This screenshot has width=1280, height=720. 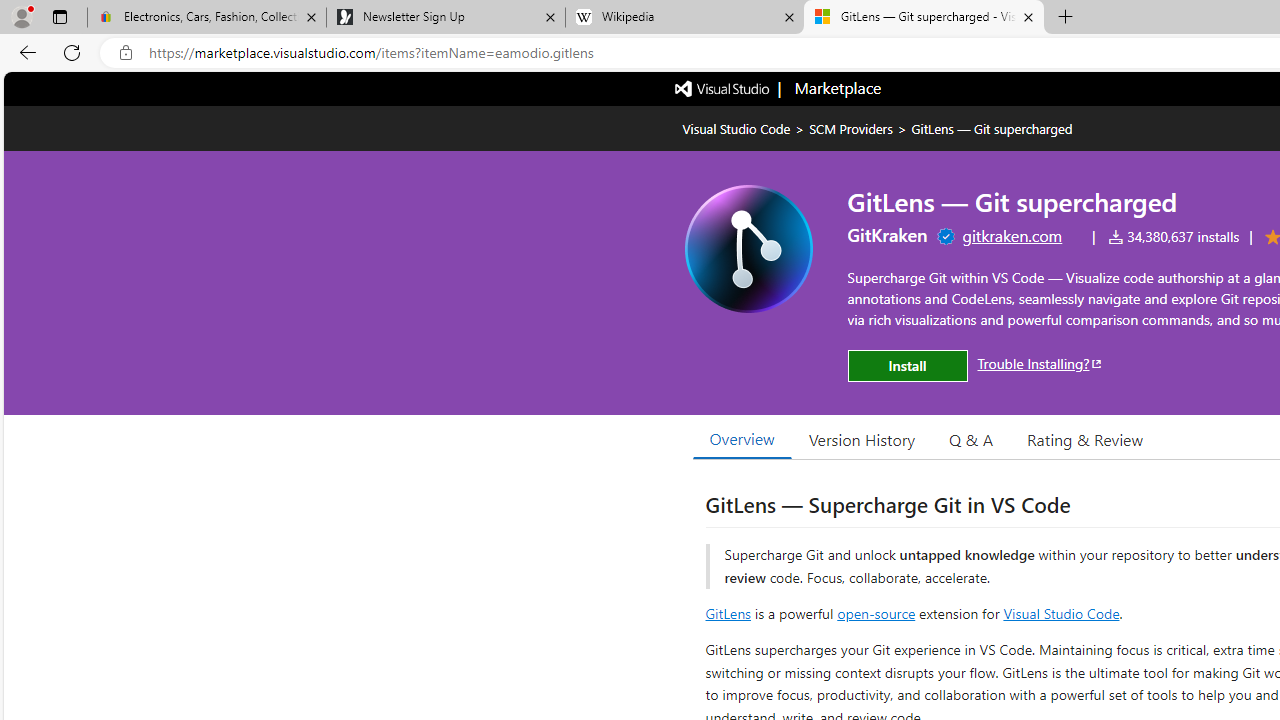 What do you see at coordinates (444, 17) in the screenshot?
I see `'Newsletter Sign Up'` at bounding box center [444, 17].